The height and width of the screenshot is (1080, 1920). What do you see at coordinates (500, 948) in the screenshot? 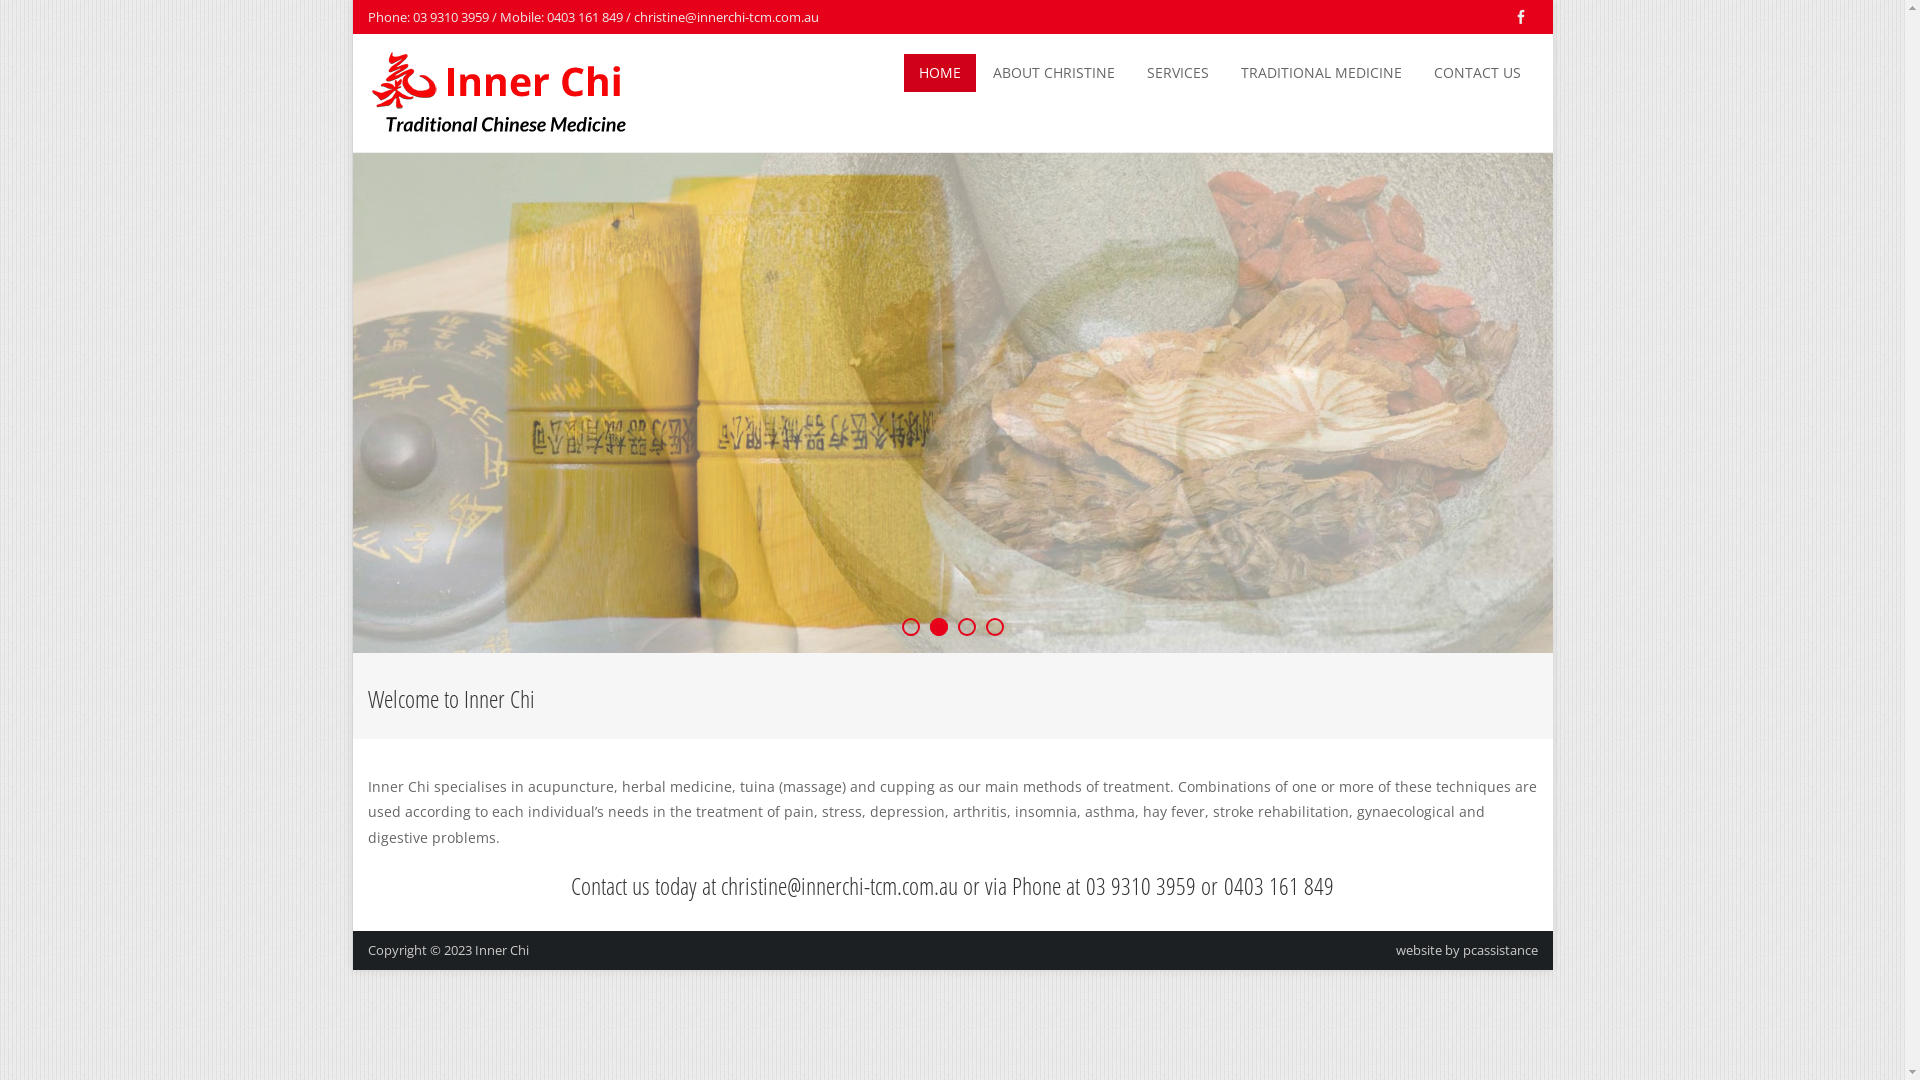
I see `'Inner Chi'` at bounding box center [500, 948].